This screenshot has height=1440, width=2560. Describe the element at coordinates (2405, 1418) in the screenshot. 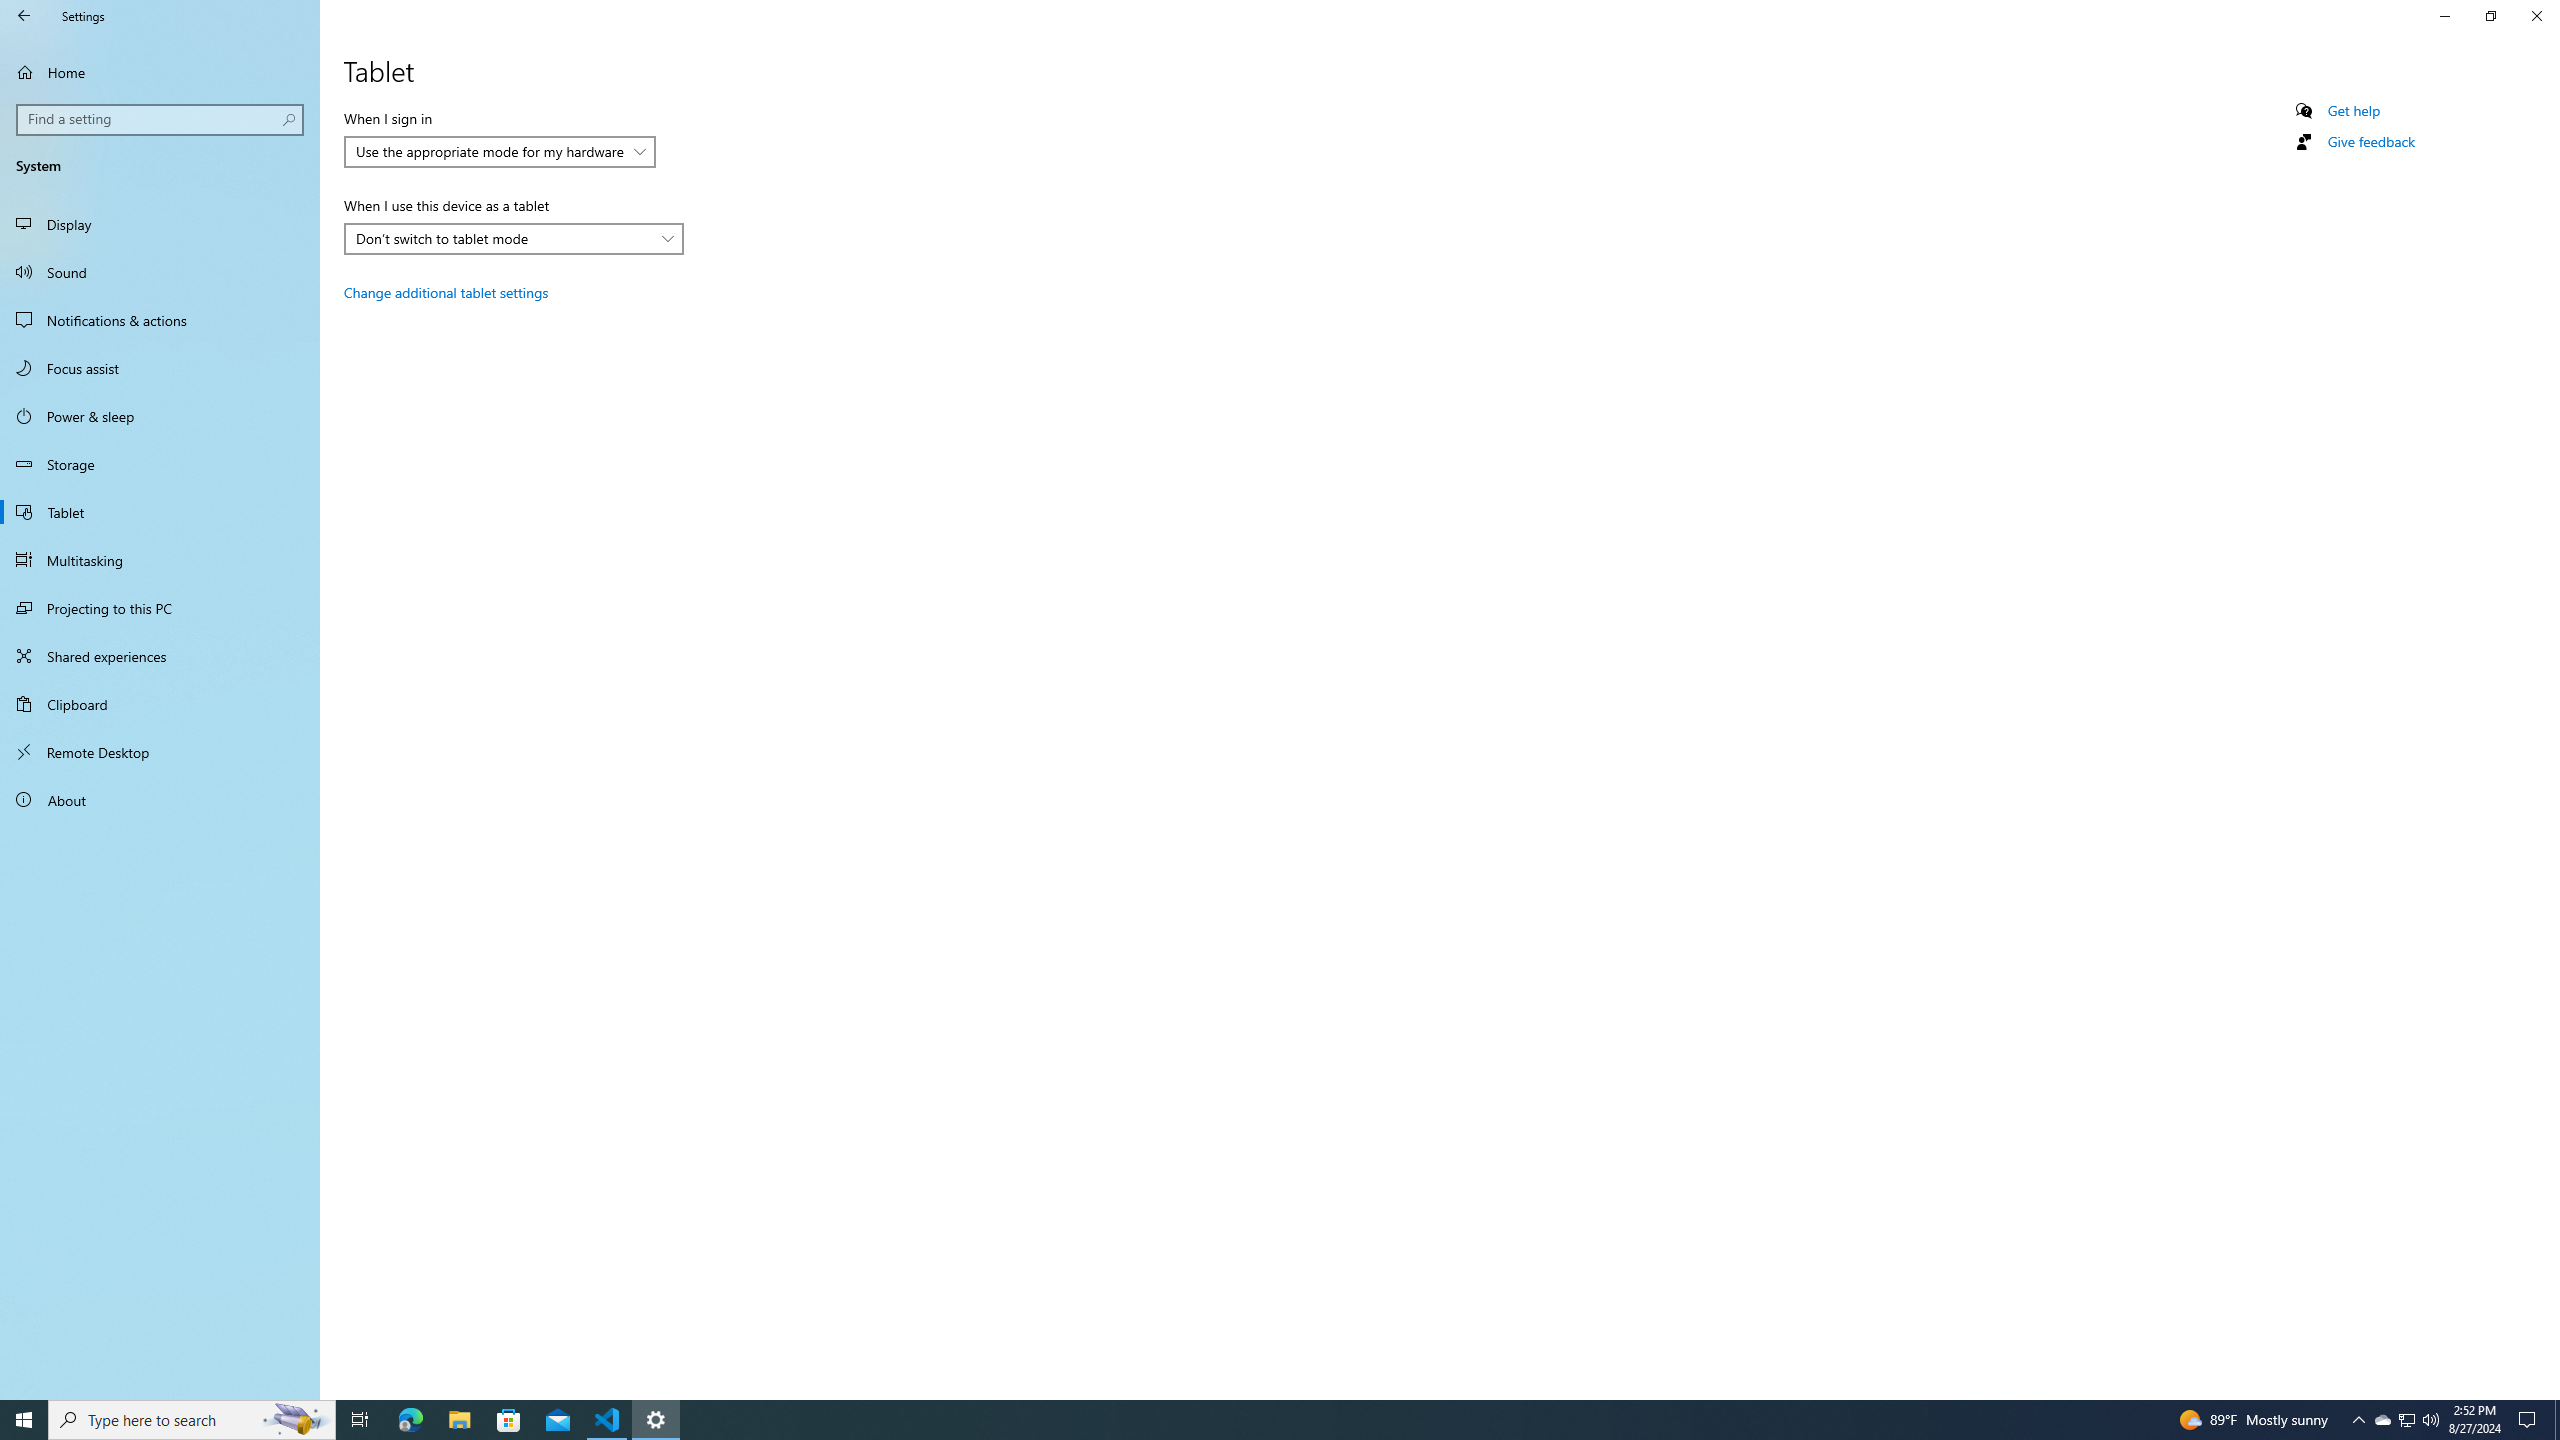

I see `'User Promoted Notification Area'` at that location.